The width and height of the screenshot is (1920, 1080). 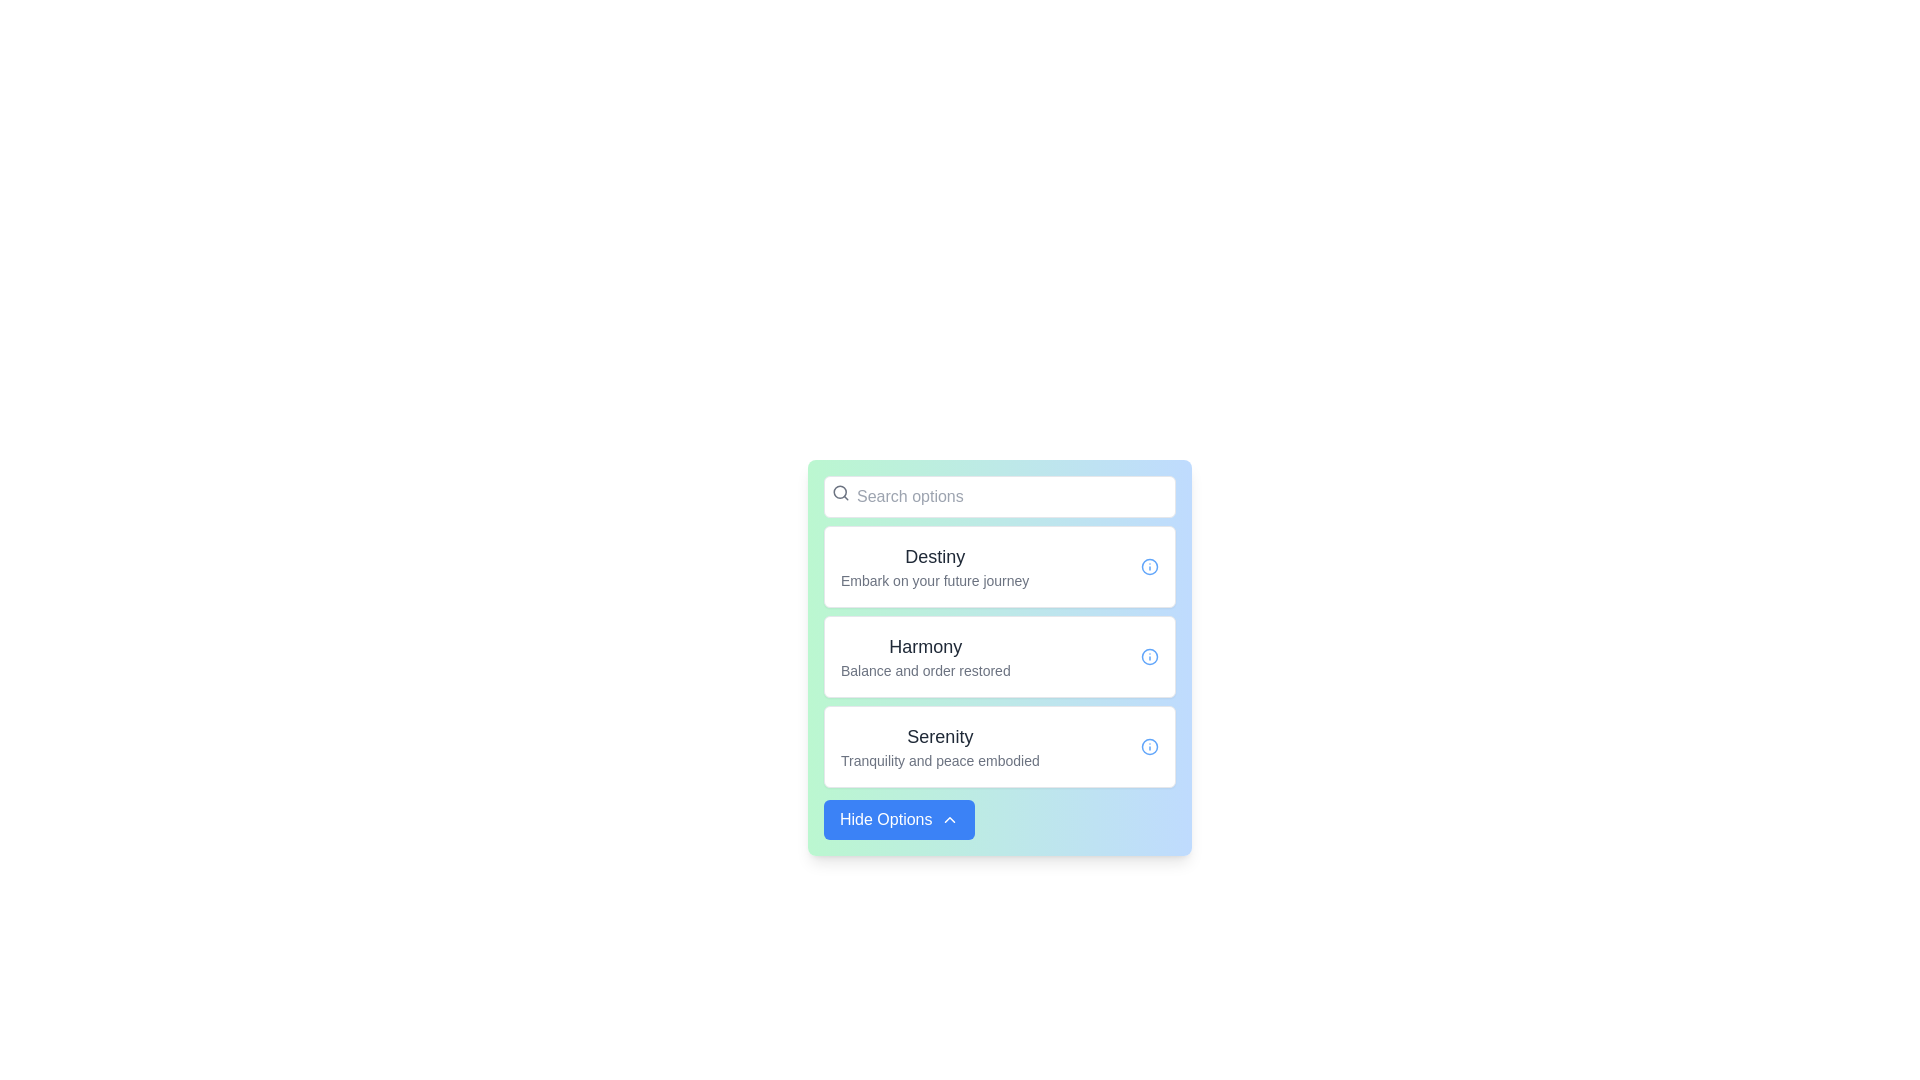 I want to click on the search icon shaped like a magnifying glass, located at the top-left inside the search box near the placeholder text 'Search options', so click(x=840, y=493).